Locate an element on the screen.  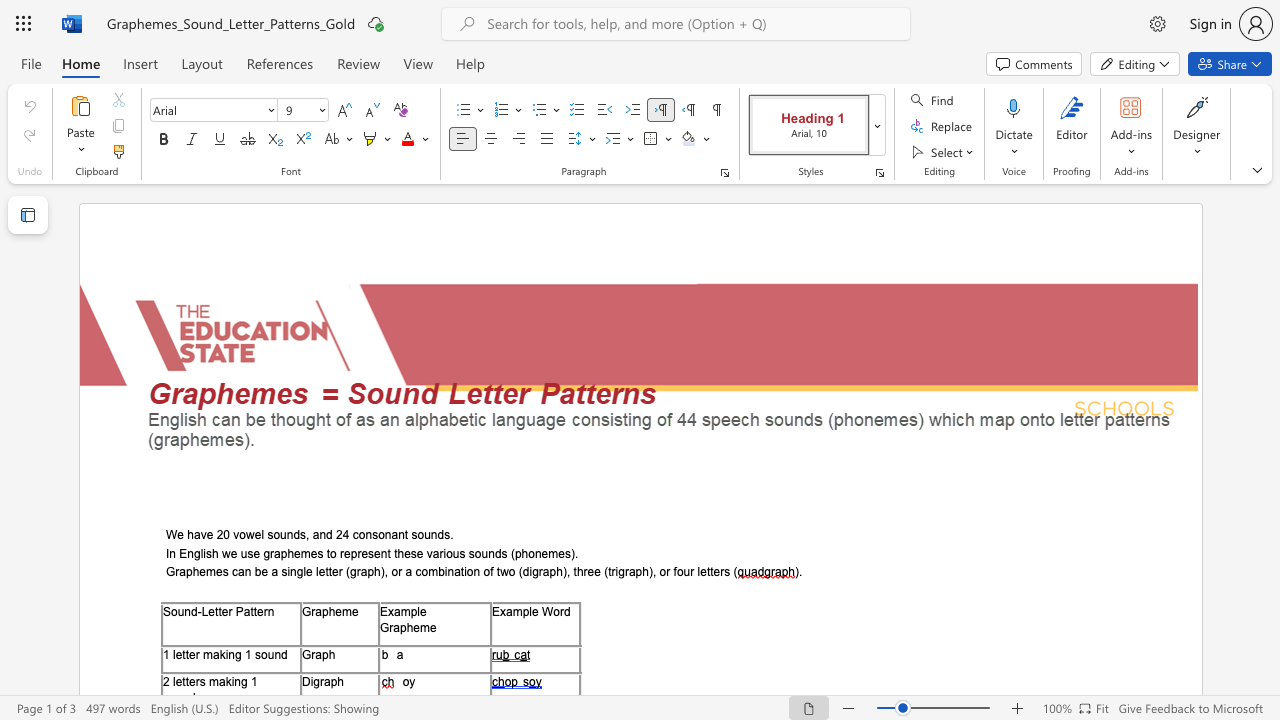
the subset text "nemes)" within the text "these various sounds (phonemes)." is located at coordinates (534, 553).